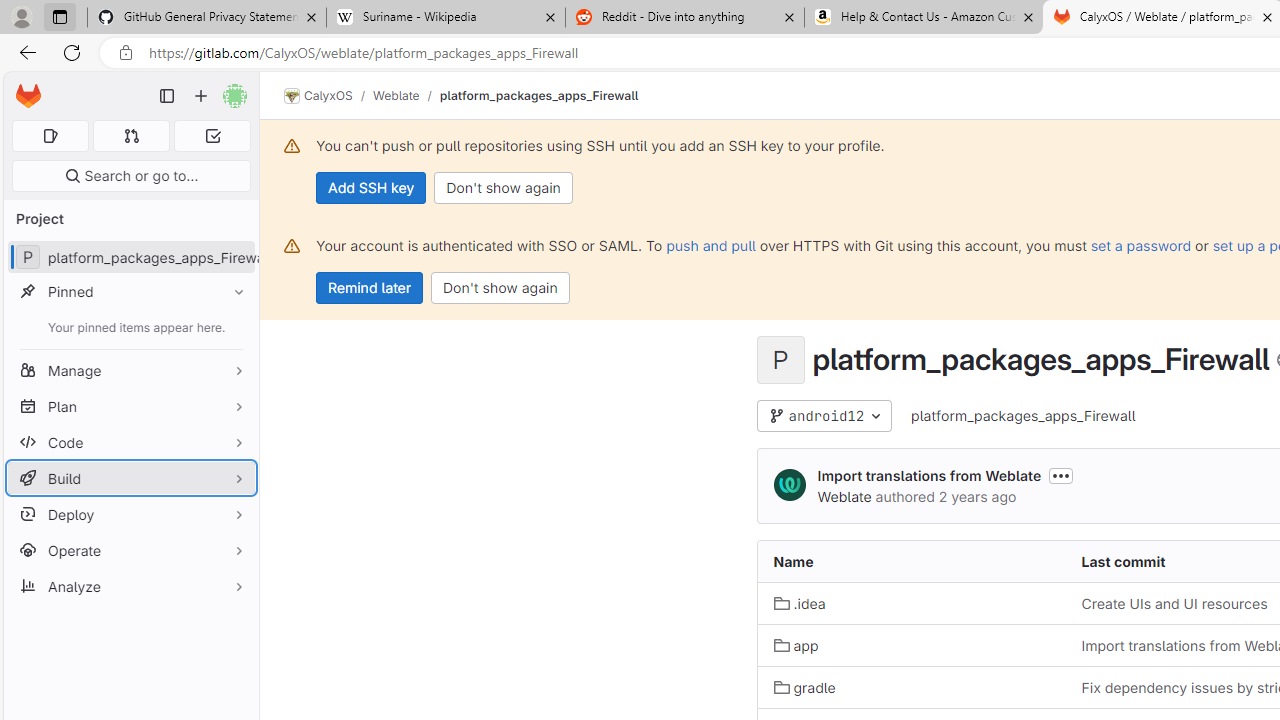  Describe the element at coordinates (824, 415) in the screenshot. I see `'android12'` at that location.